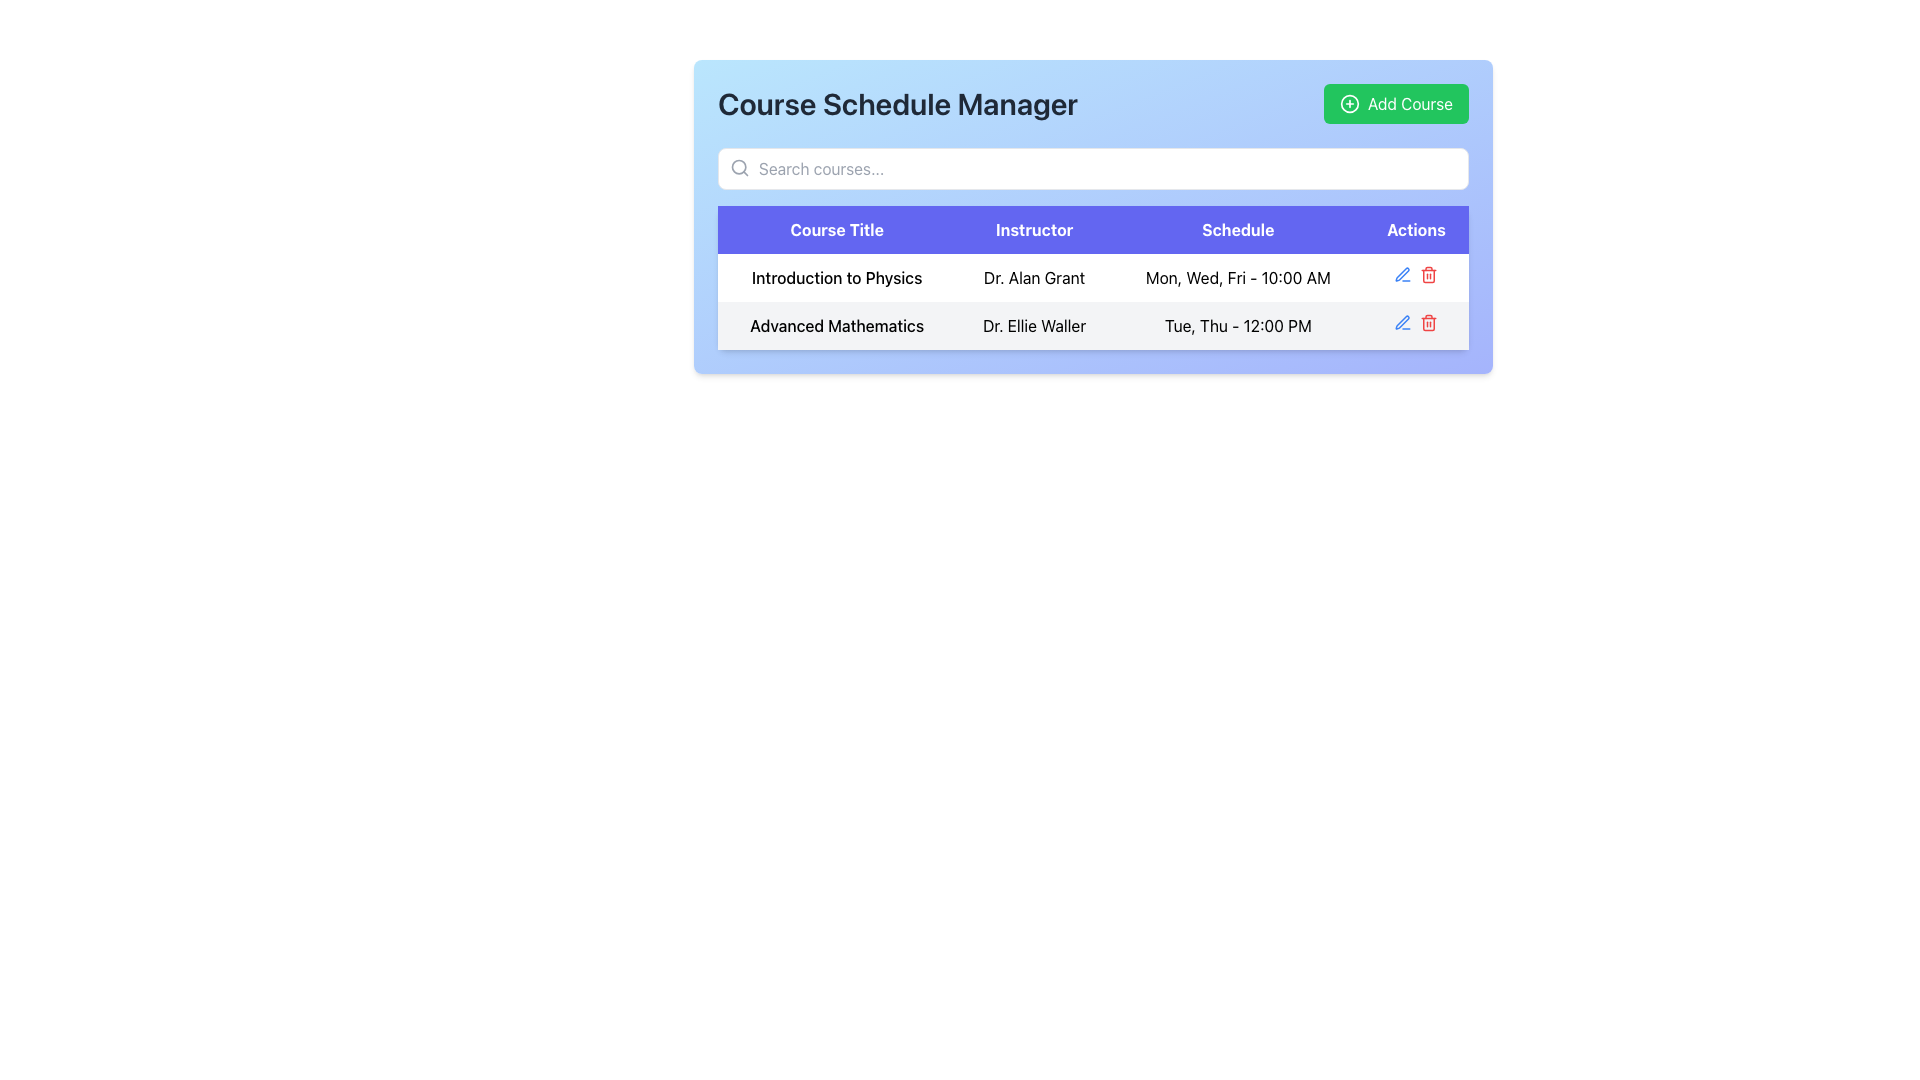 This screenshot has height=1080, width=1920. Describe the element at coordinates (1402, 274) in the screenshot. I see `the small blue pen icon located under the 'Actions' column in the second row of a table` at that location.